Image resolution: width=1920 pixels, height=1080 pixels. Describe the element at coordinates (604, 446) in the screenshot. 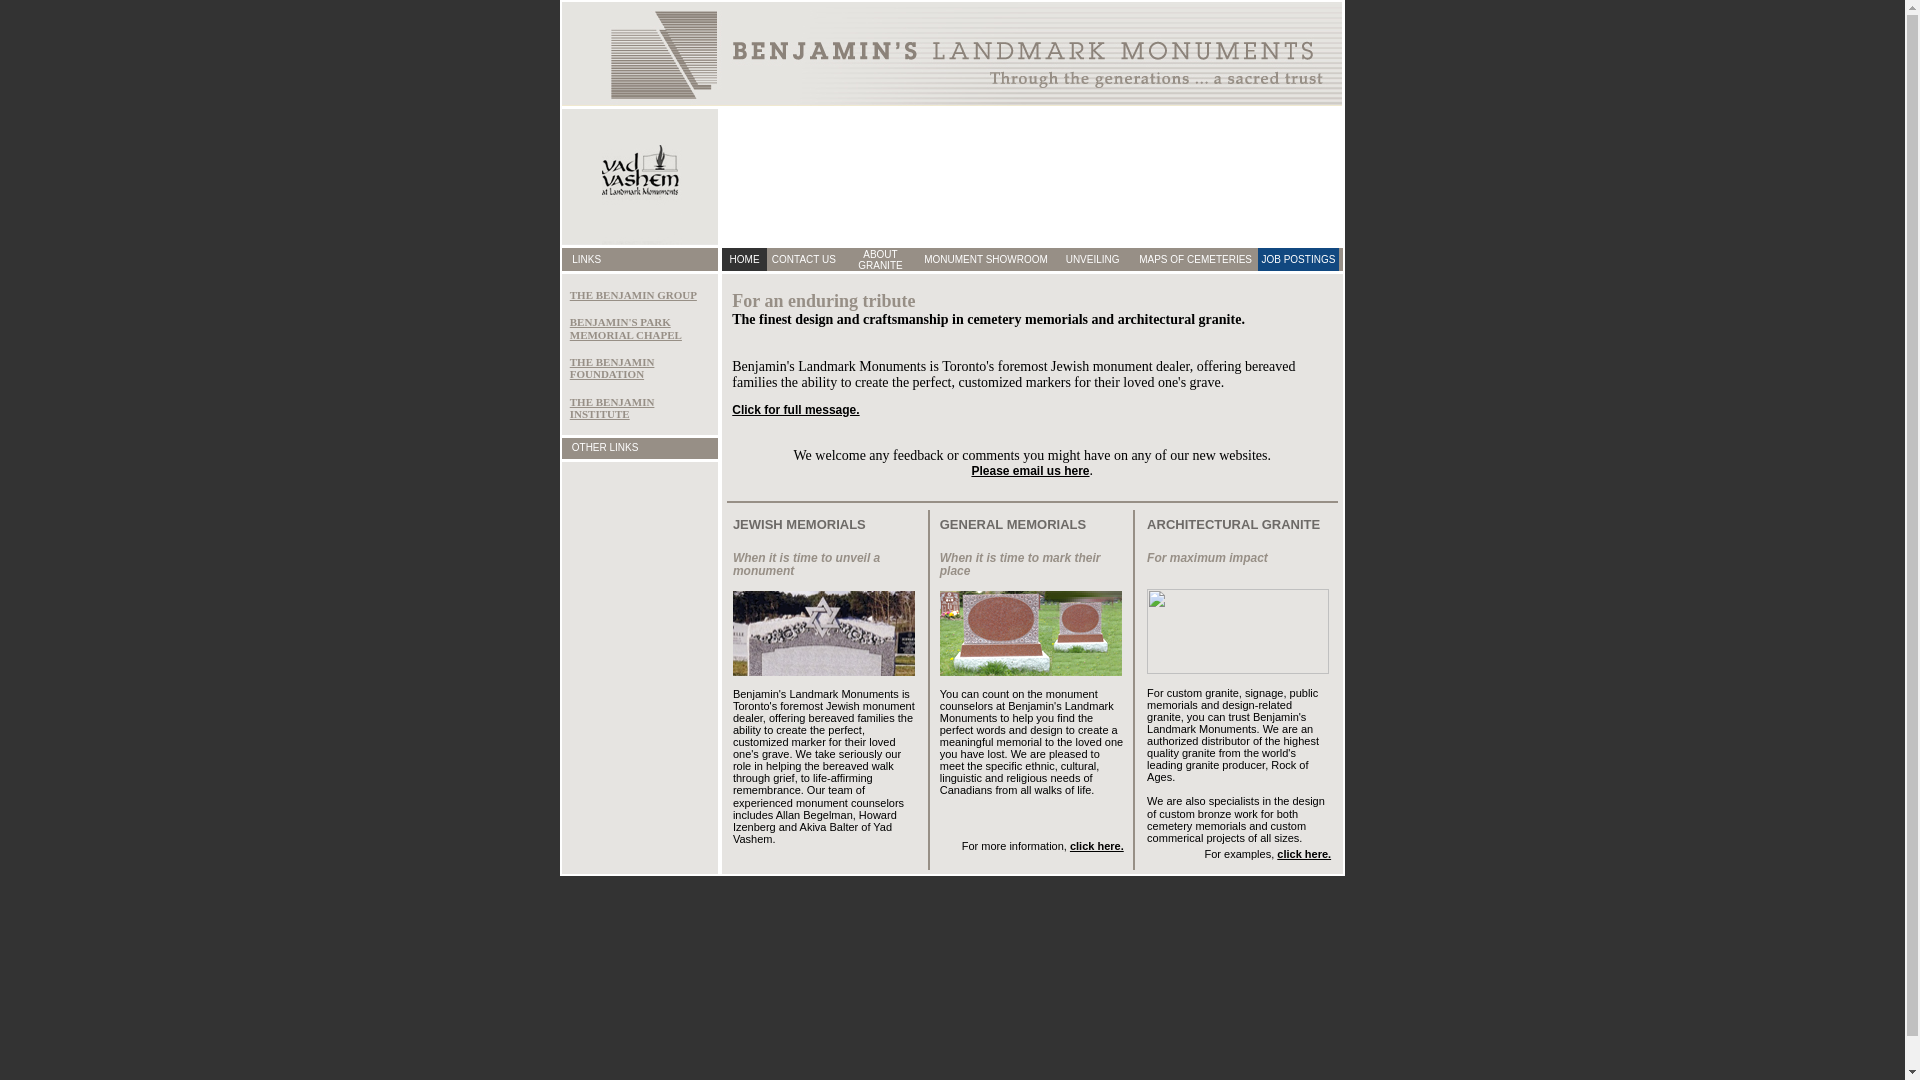

I see `'OTHER LINKS'` at that location.